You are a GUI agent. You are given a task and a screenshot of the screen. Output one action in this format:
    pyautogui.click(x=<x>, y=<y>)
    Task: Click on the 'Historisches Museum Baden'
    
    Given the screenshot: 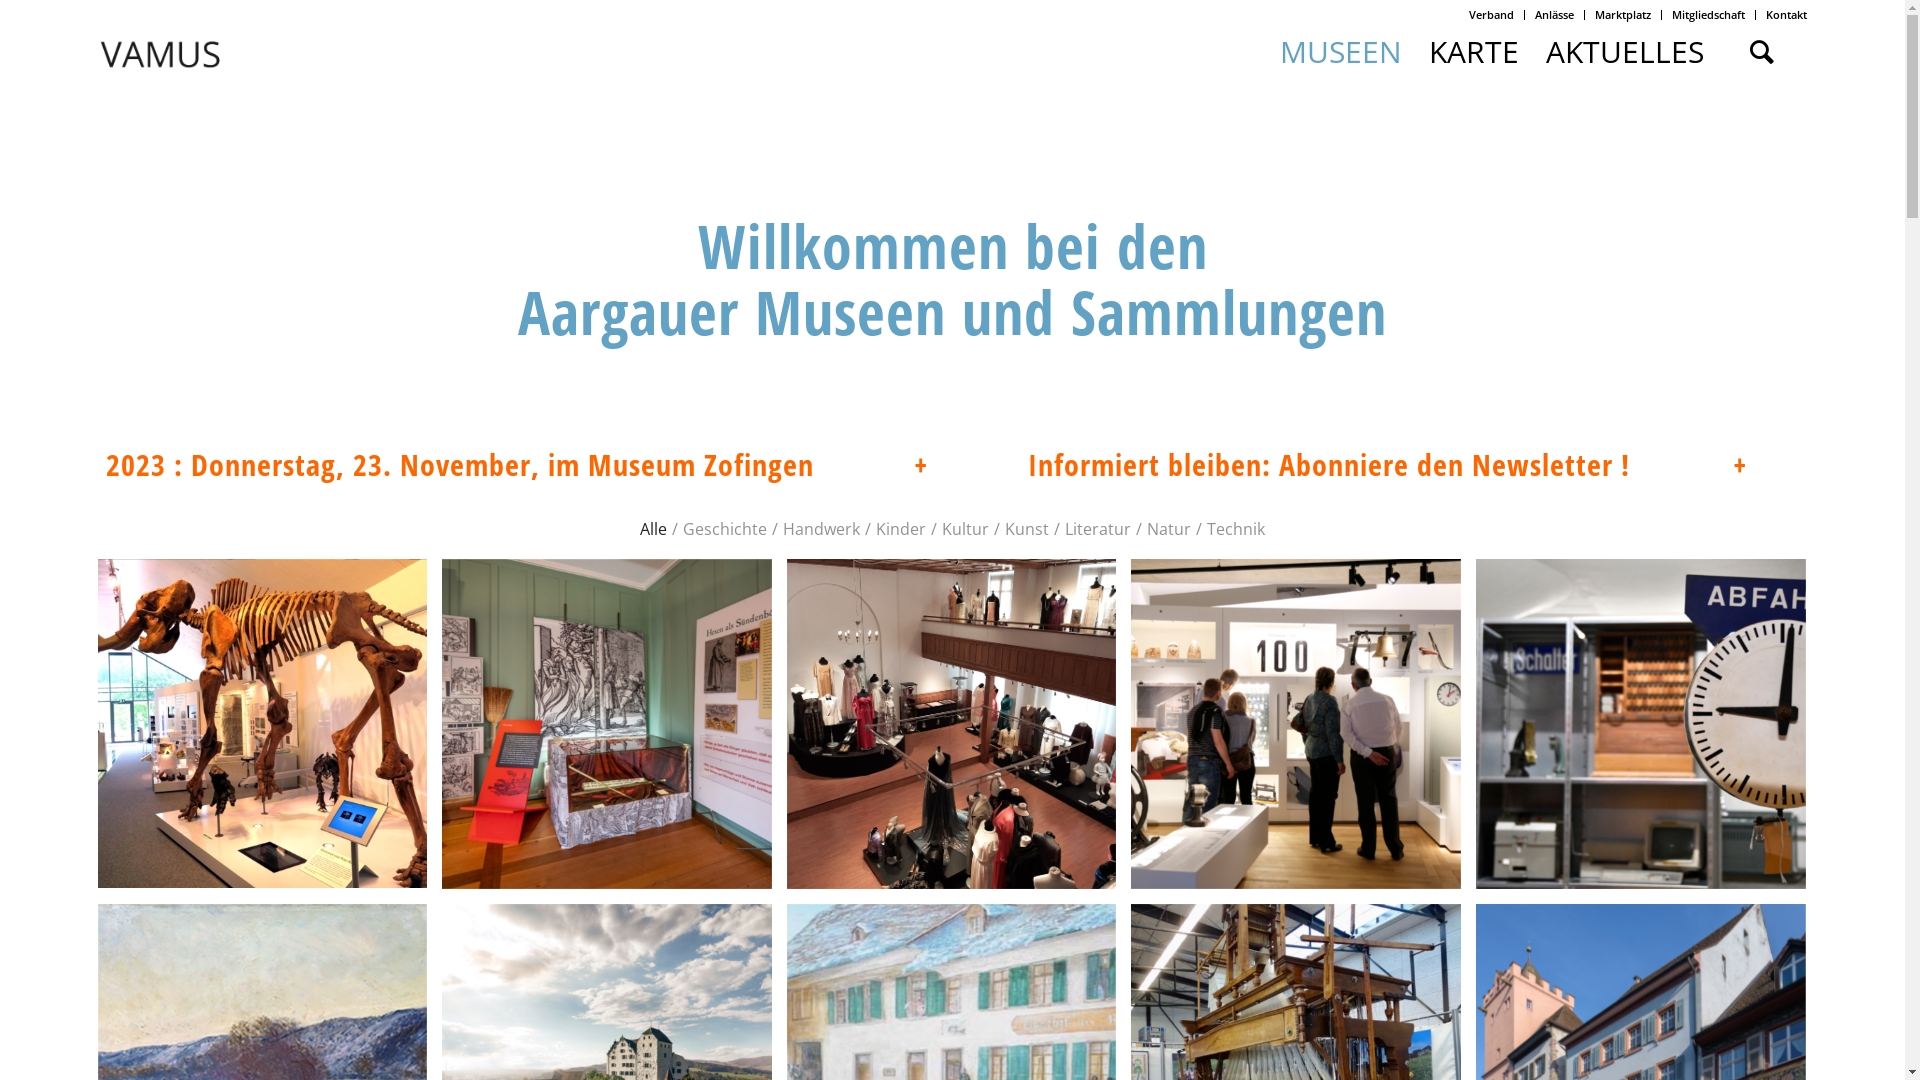 What is the action you would take?
    pyautogui.click(x=1303, y=731)
    